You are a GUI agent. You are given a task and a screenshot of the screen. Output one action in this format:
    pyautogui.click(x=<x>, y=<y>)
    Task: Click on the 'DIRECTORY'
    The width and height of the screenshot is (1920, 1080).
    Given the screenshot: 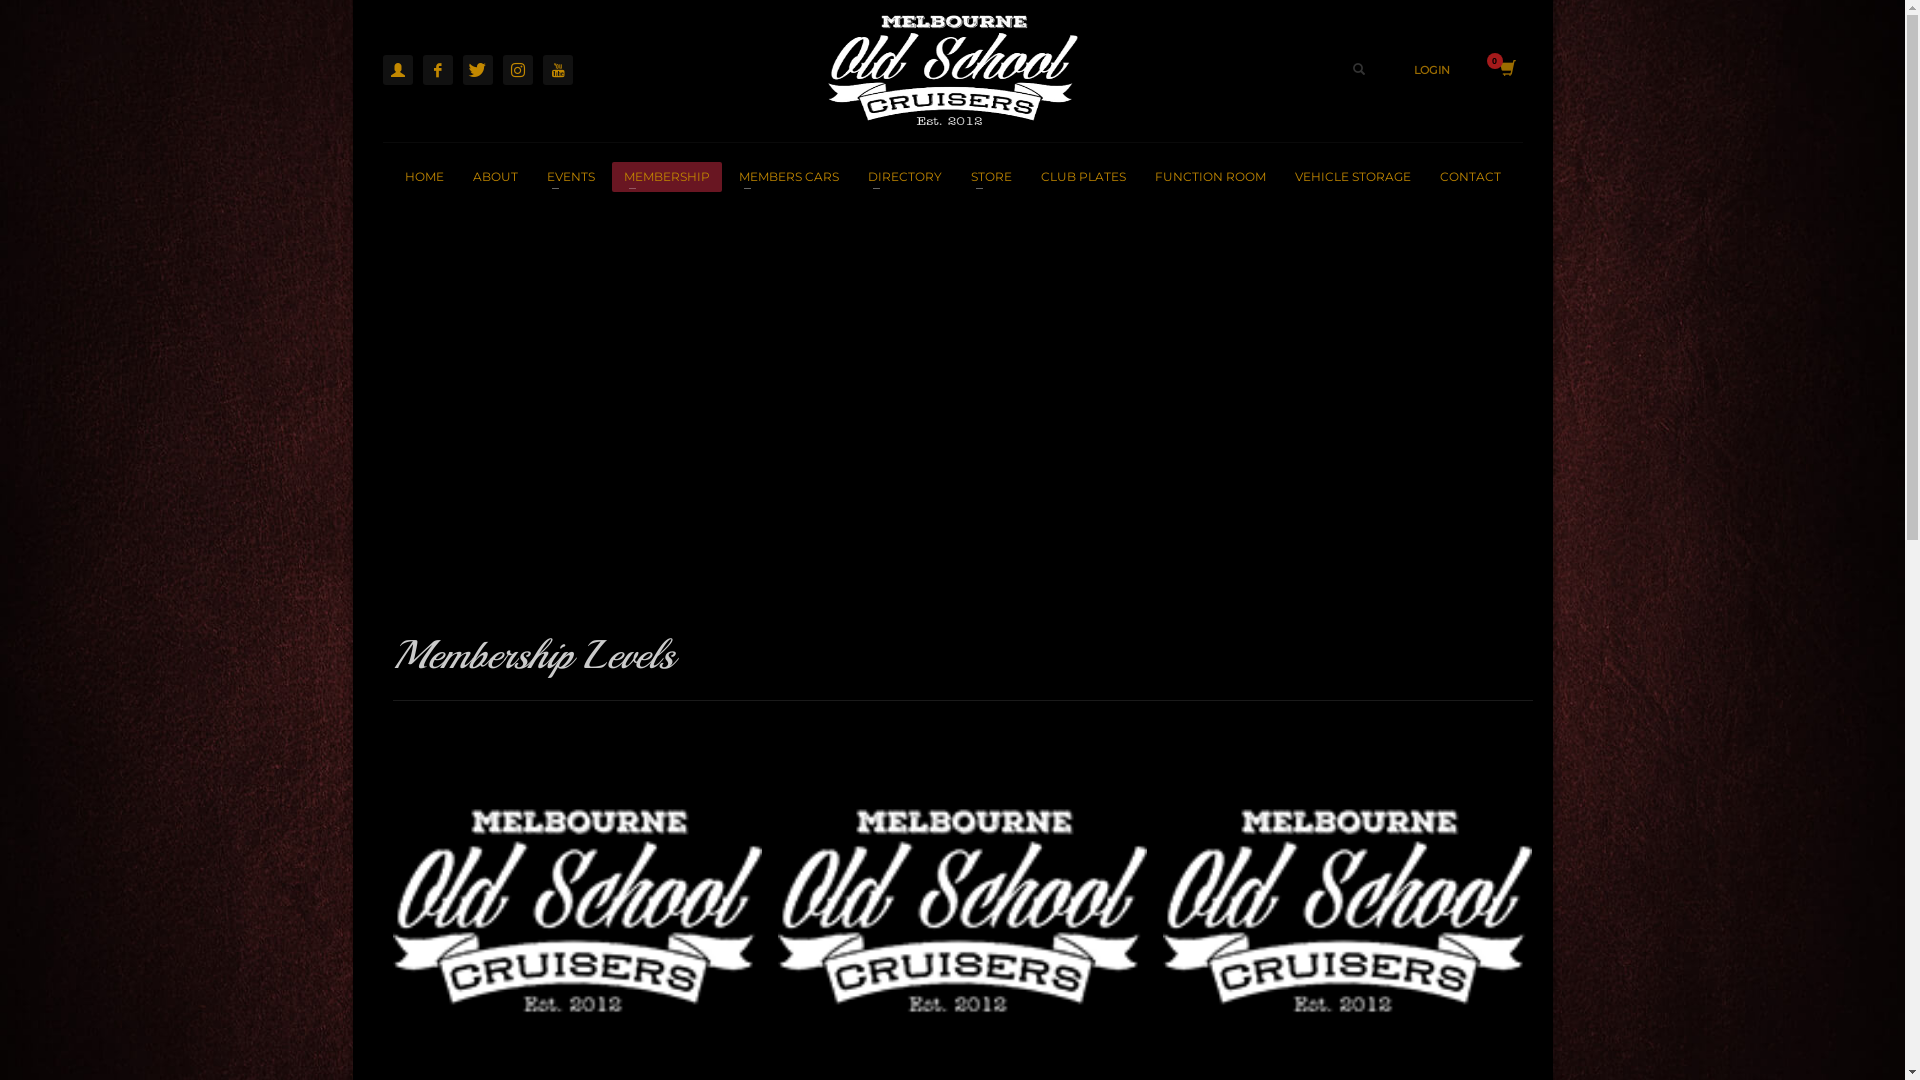 What is the action you would take?
    pyautogui.click(x=904, y=175)
    